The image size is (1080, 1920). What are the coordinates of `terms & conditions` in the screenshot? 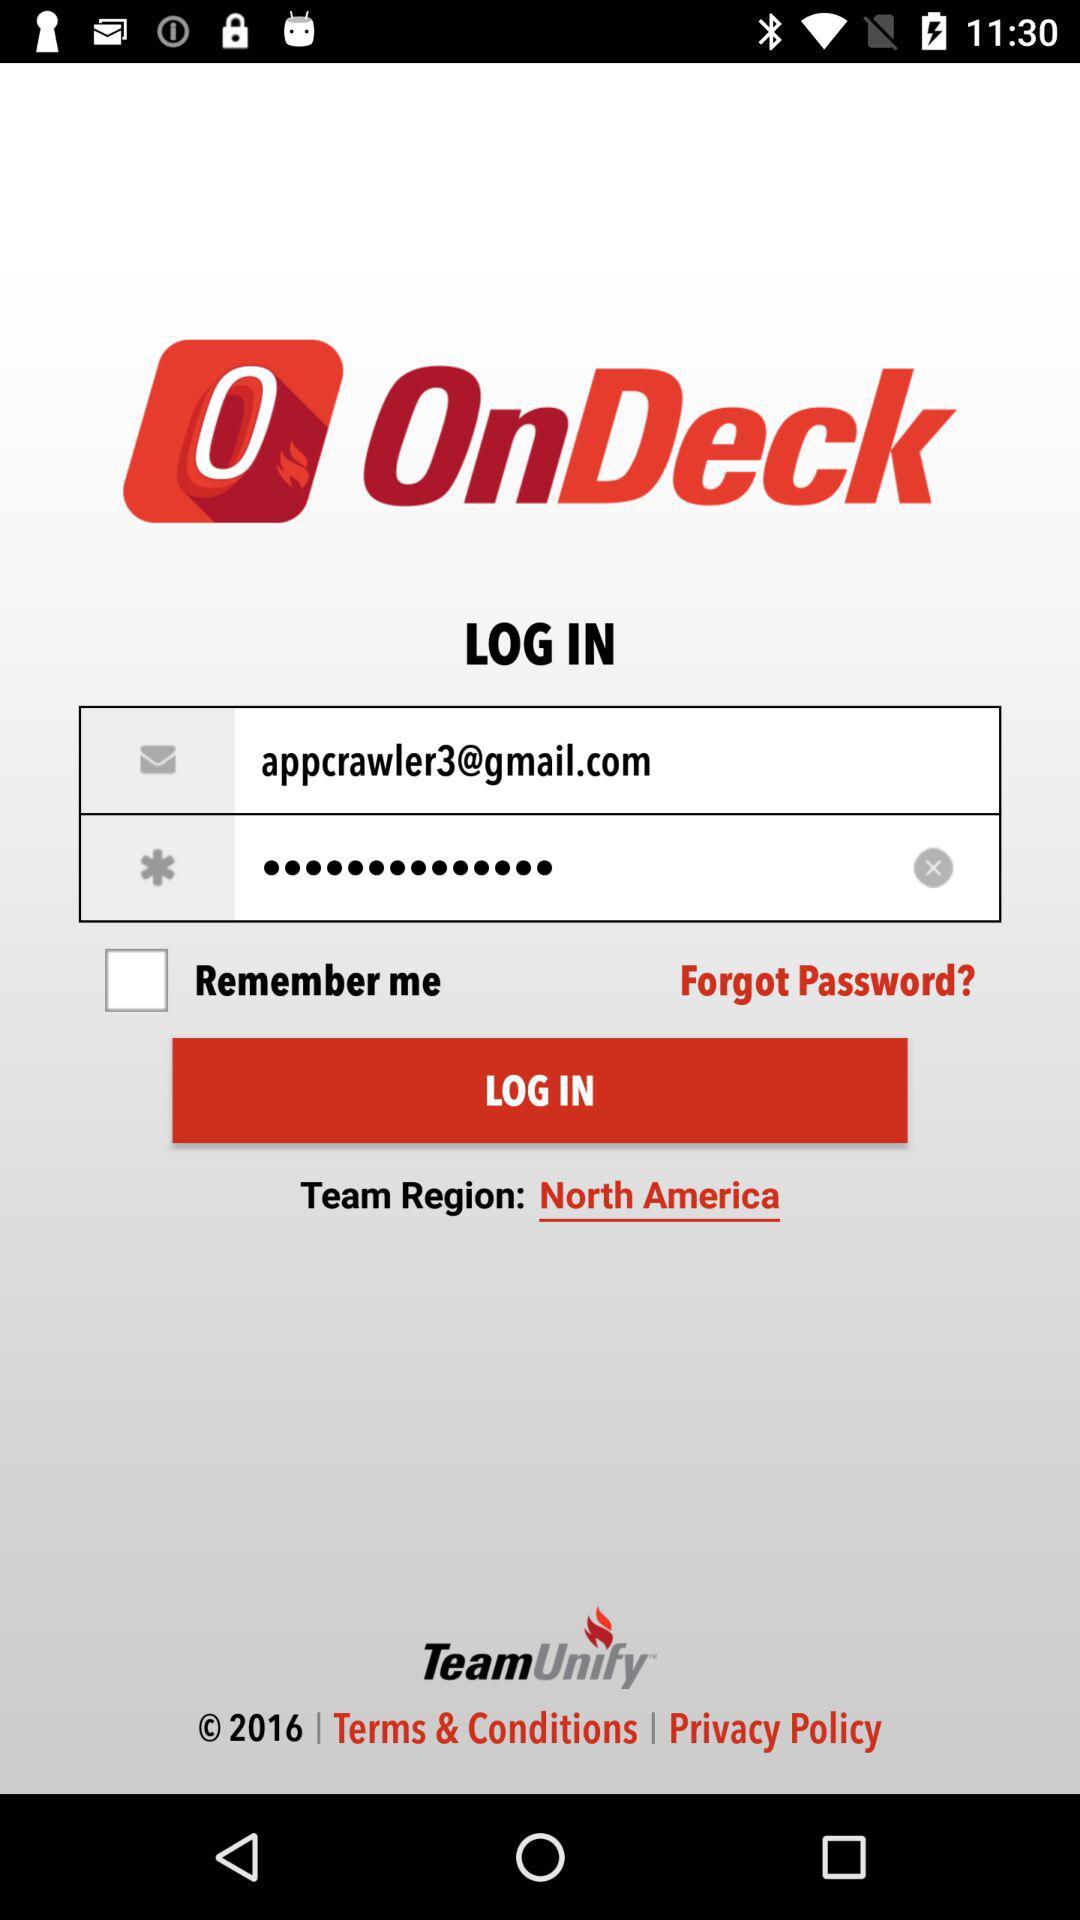 It's located at (486, 1727).